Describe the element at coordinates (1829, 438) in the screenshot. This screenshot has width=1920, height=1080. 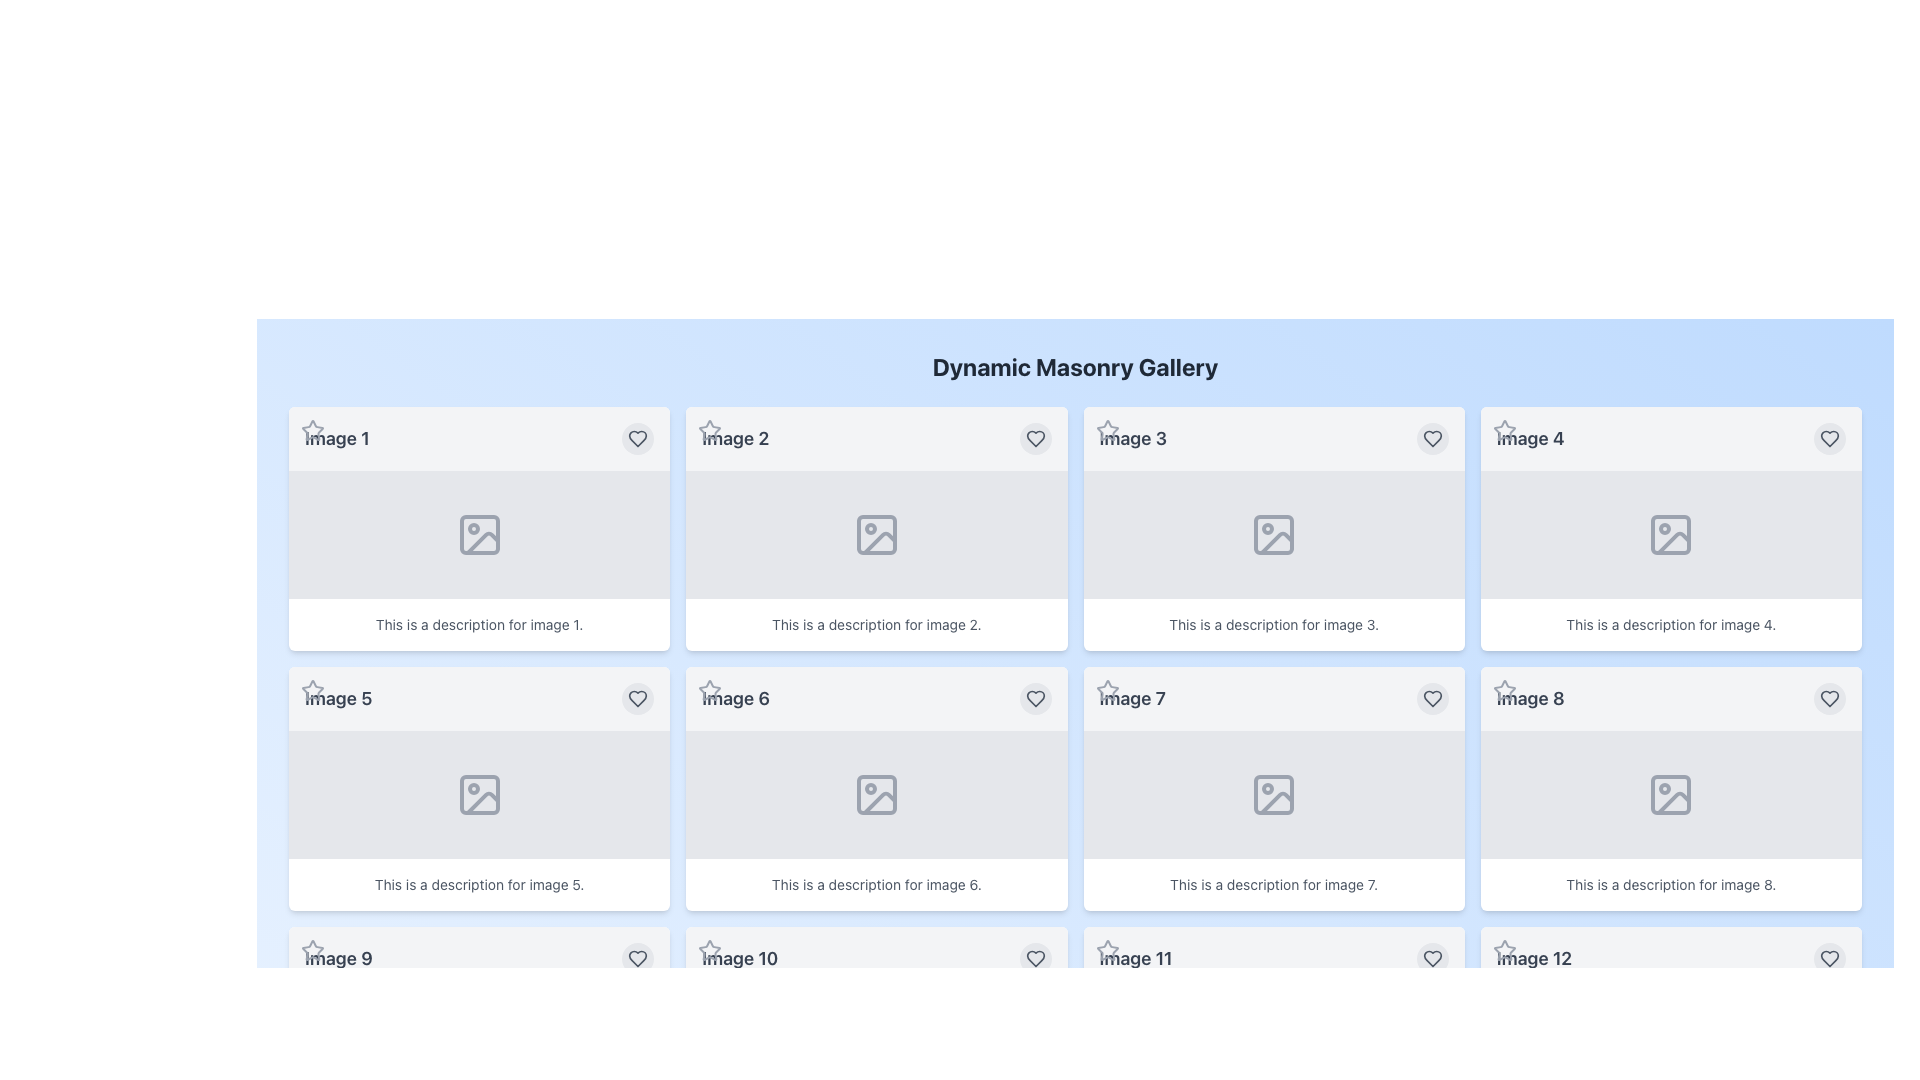
I see `the favorite icon button located in the upper-right corner of the 'Image 4' card in the 'Dynamic Masonry Gallery' to mark the associated item as a favorite` at that location.